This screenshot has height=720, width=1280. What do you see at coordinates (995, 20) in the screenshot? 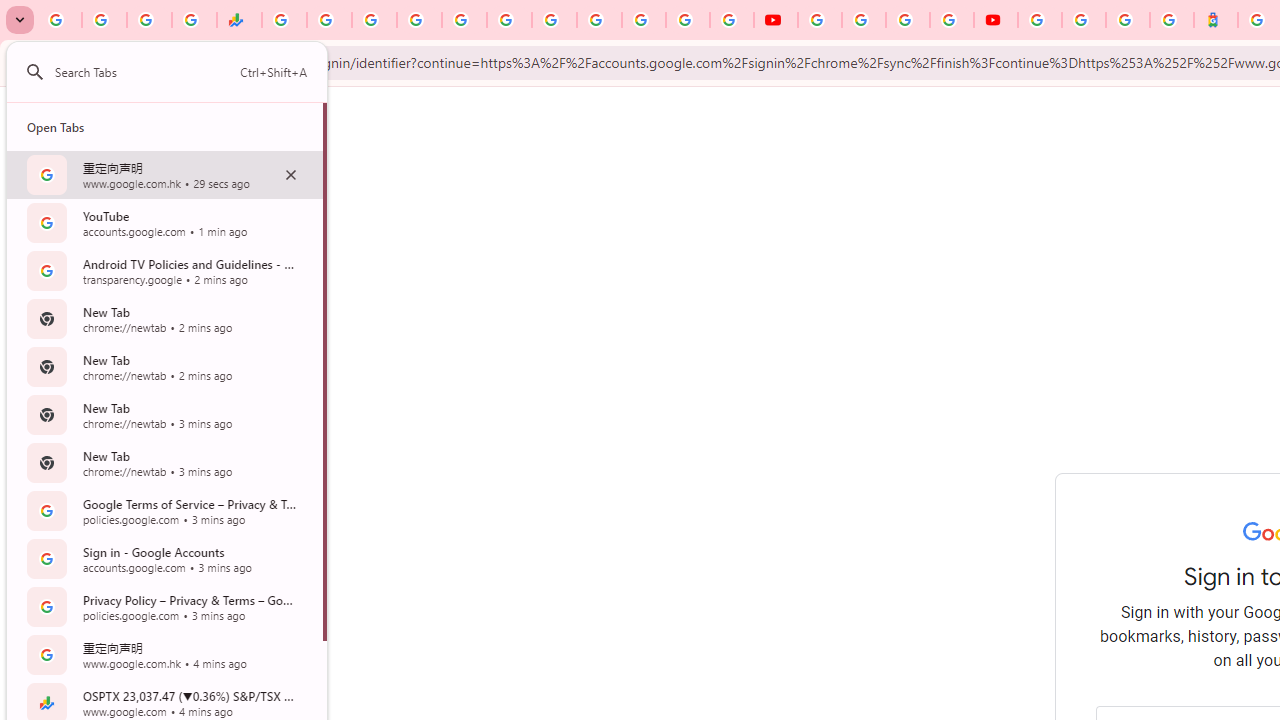
I see `'Content Creator Programs & Opportunities - YouTube Creators'` at bounding box center [995, 20].